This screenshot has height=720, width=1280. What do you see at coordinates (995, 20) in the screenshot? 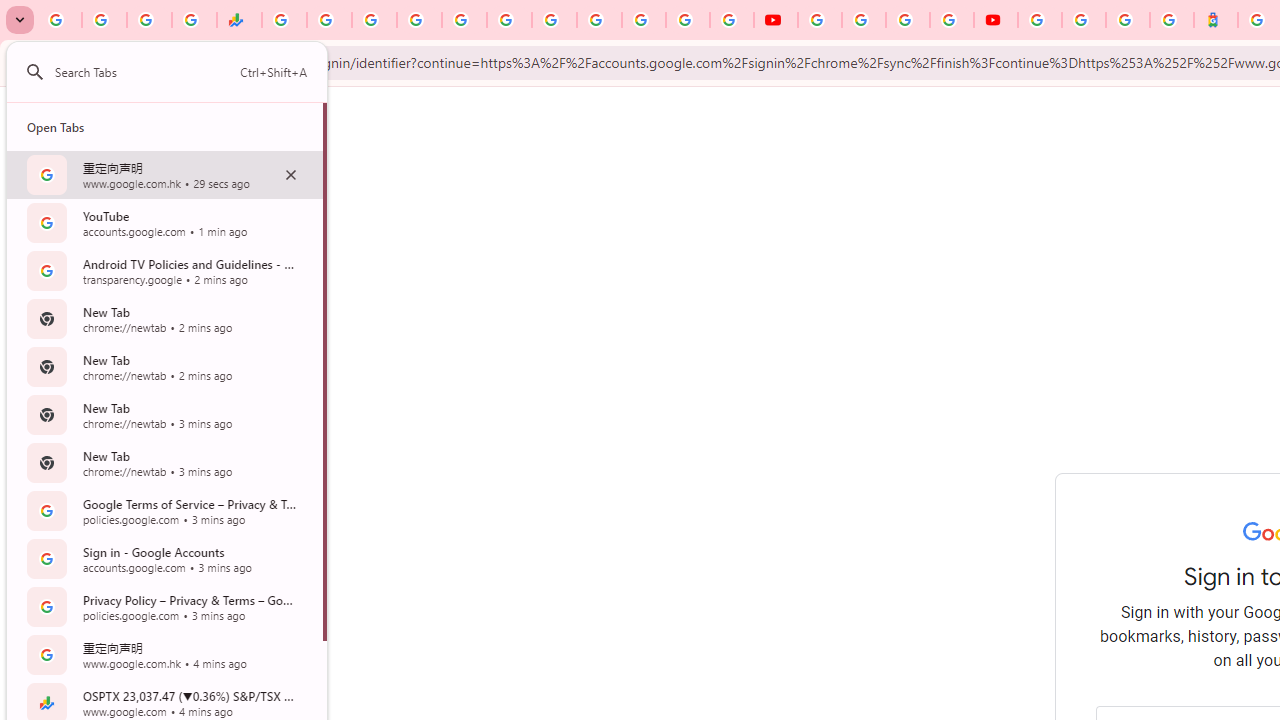
I see `'Content Creator Programs & Opportunities - YouTube Creators'` at bounding box center [995, 20].